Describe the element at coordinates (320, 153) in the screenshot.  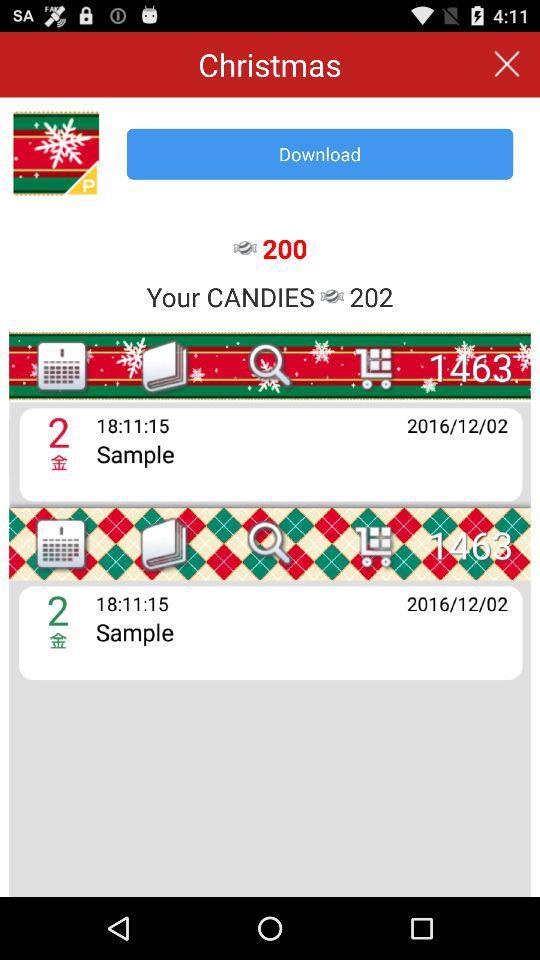
I see `download icon` at that location.